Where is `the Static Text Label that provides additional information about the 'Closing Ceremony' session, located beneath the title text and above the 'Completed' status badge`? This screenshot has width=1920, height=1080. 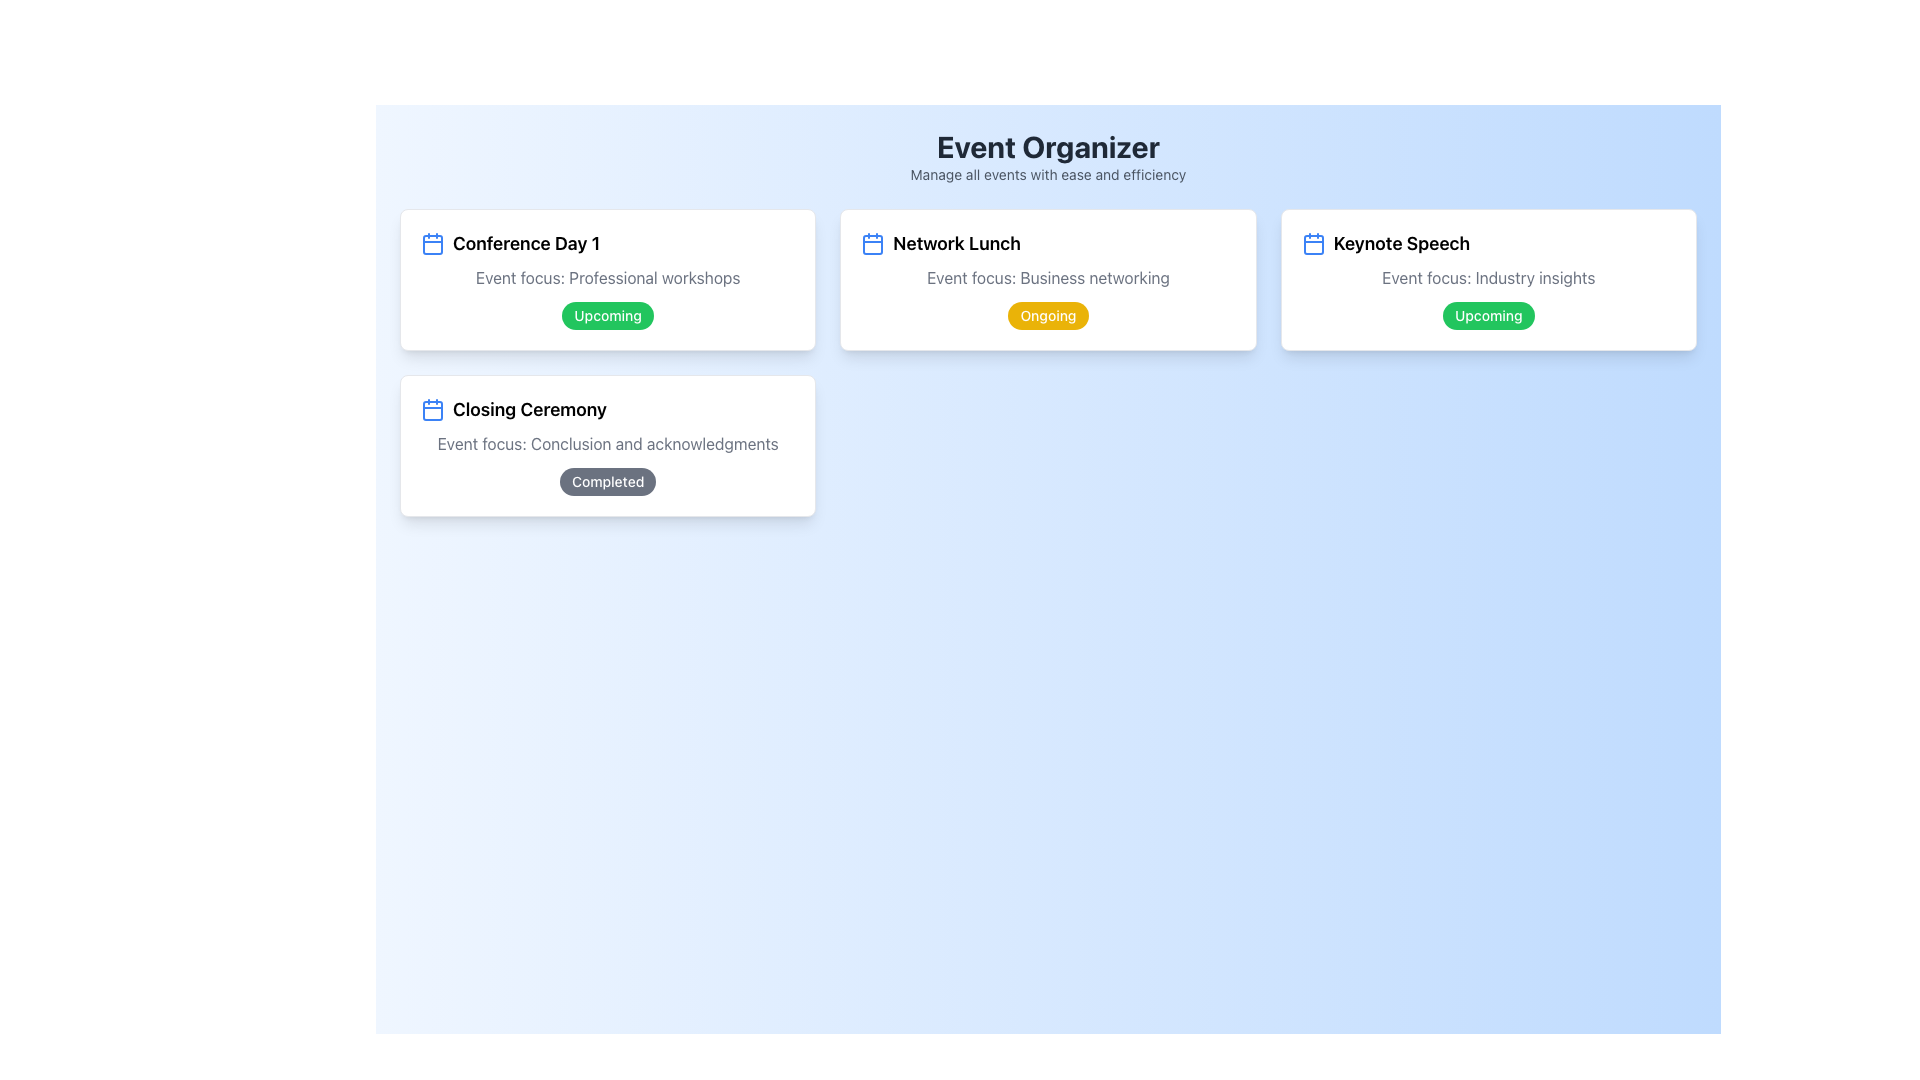
the Static Text Label that provides additional information about the 'Closing Ceremony' session, located beneath the title text and above the 'Completed' status badge is located at coordinates (607, 442).